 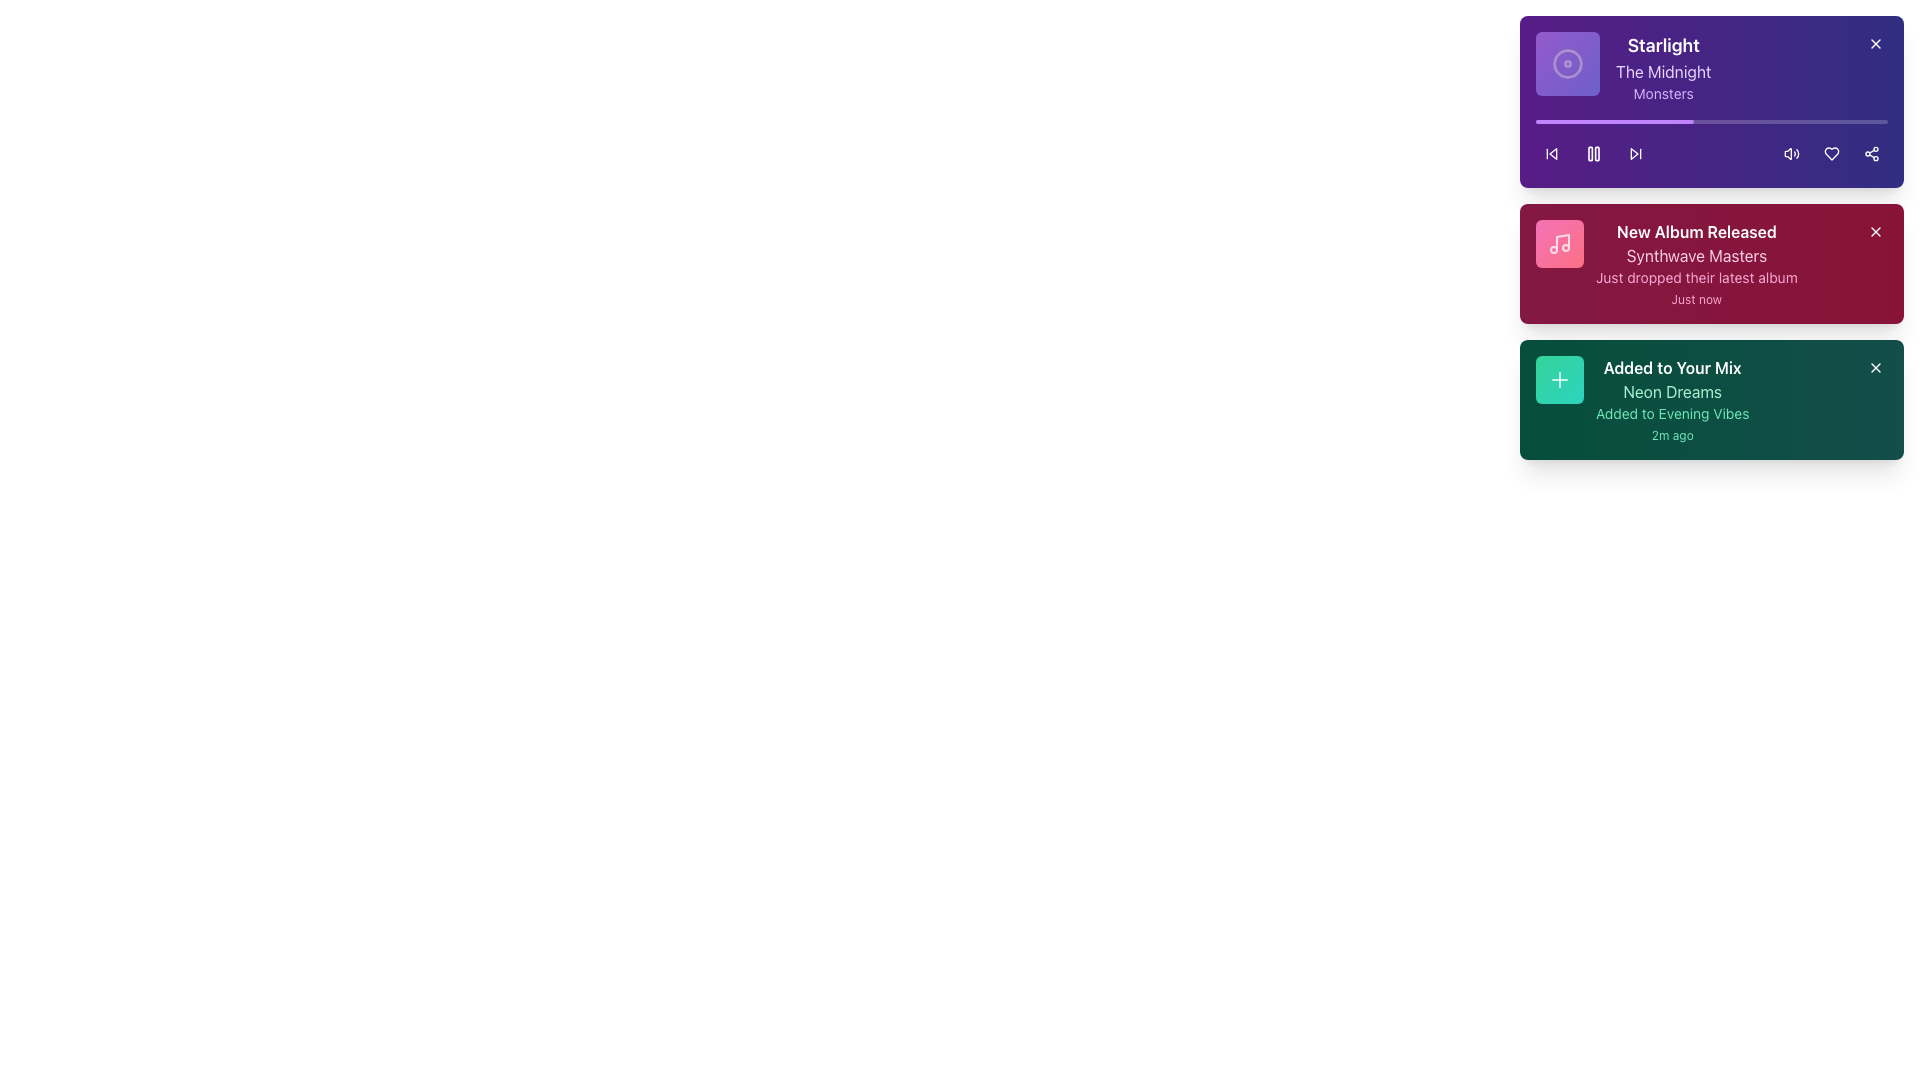 What do you see at coordinates (1711, 67) in the screenshot?
I see `the first Informational card that provides details about a music album or artist, which is located at the top of the list and is centered horizontally within a purple-colored card` at bounding box center [1711, 67].